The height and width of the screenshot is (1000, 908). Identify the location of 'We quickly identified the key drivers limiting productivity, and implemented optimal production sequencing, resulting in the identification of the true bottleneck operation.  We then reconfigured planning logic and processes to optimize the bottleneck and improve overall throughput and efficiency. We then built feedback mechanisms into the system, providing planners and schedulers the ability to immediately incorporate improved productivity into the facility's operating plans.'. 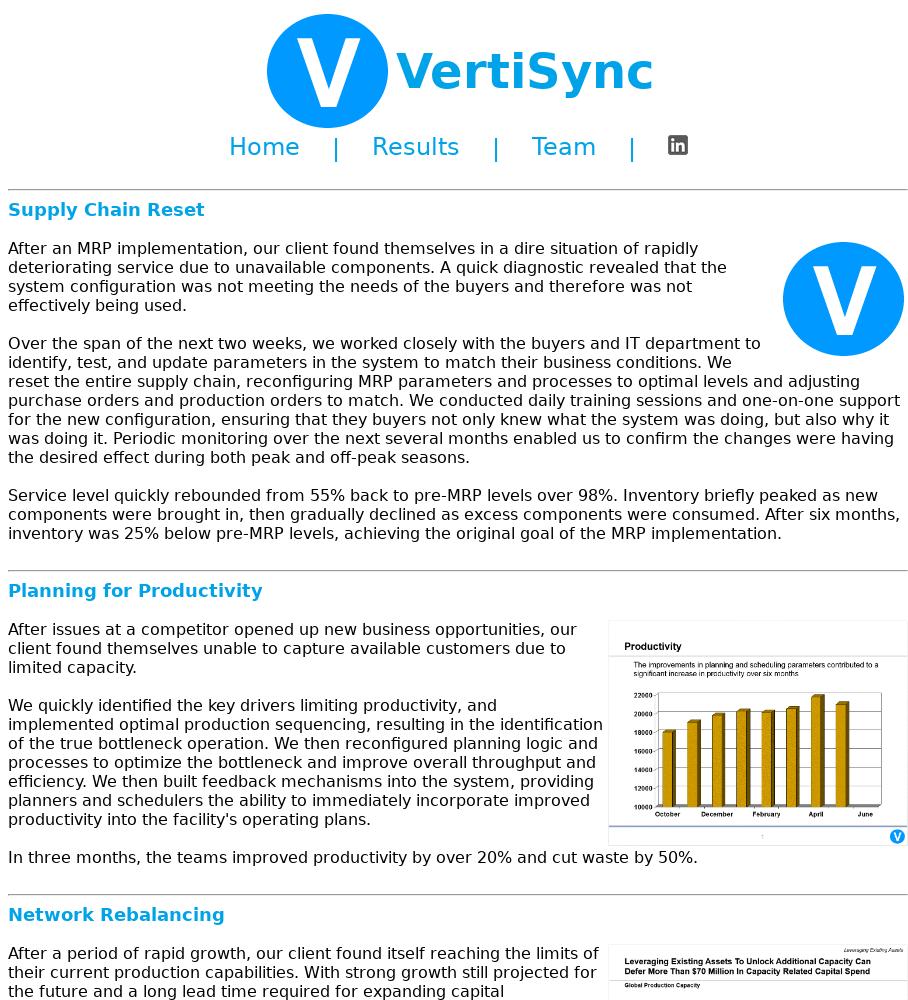
(304, 762).